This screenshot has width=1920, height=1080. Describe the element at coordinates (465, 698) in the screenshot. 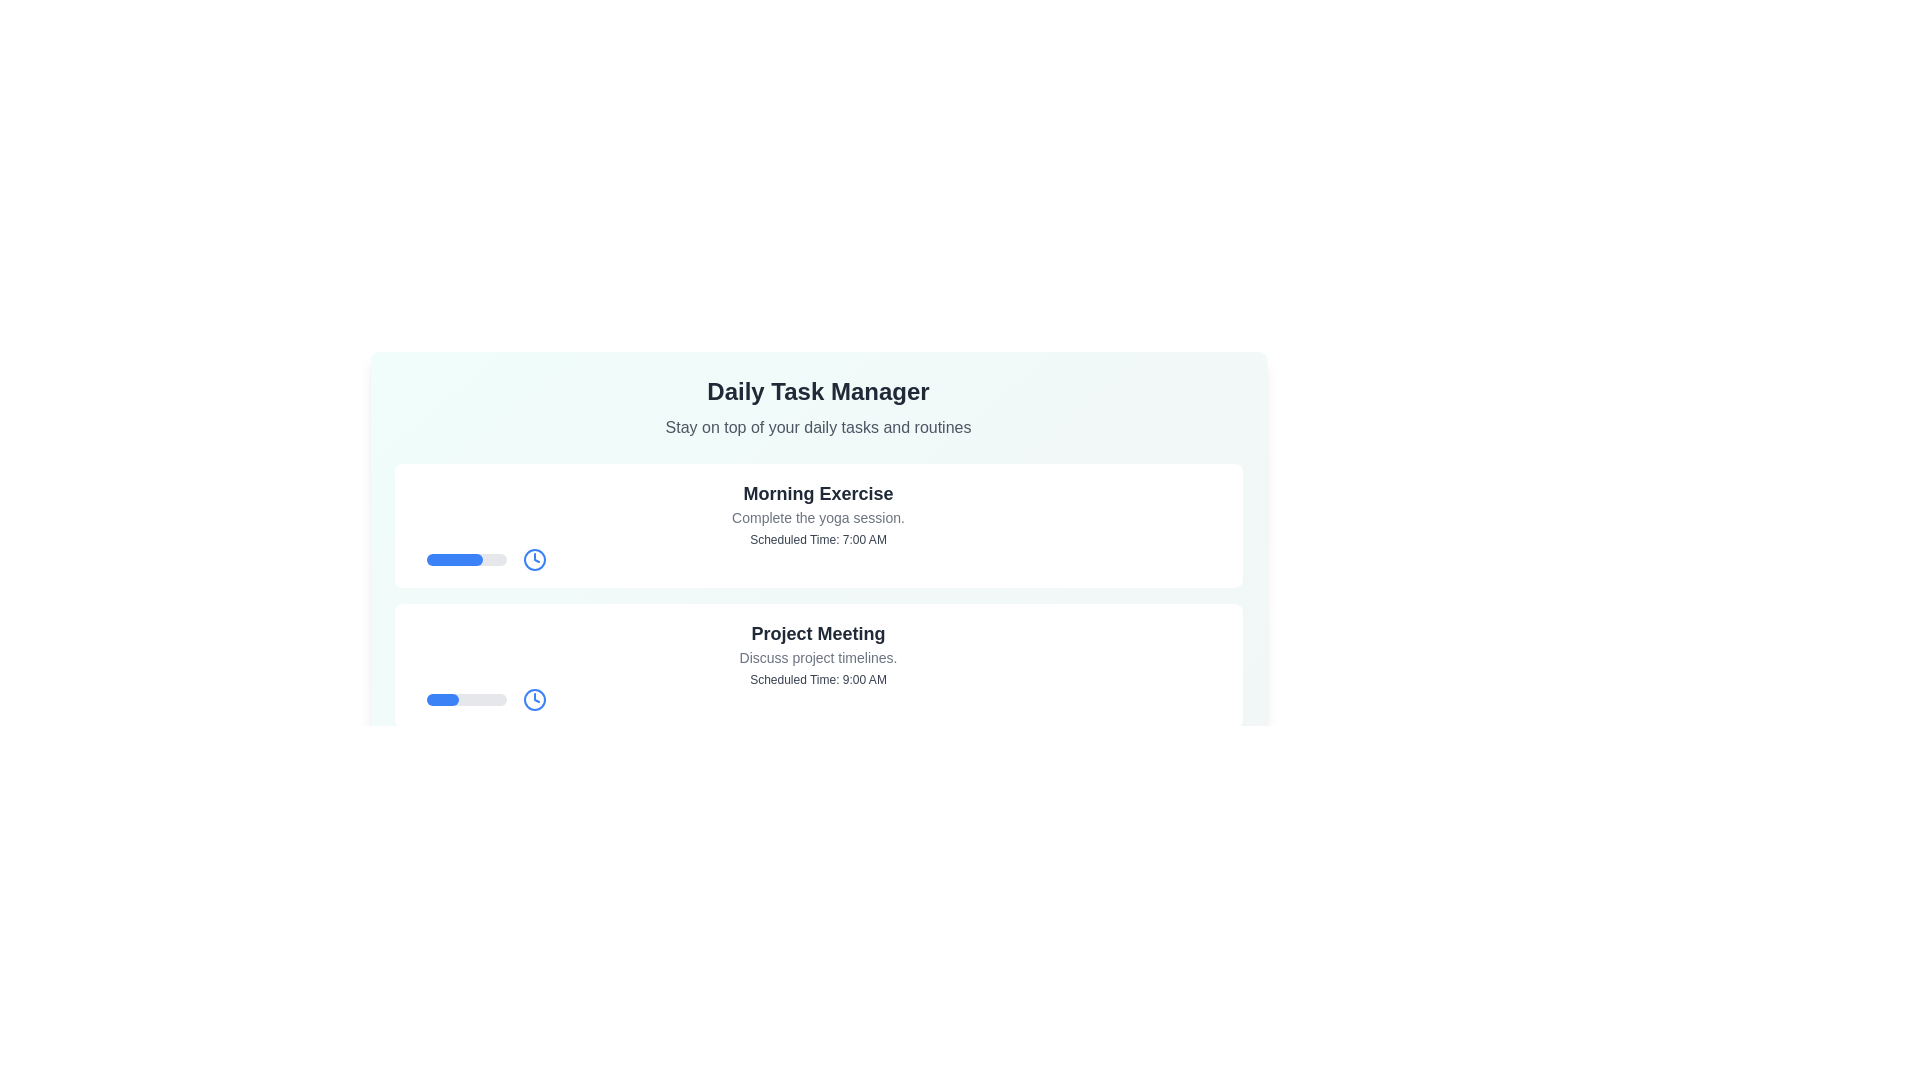

I see `the progress visually on the progress bar associated with the 'Project Meeting' task located in the second section of the interface` at that location.